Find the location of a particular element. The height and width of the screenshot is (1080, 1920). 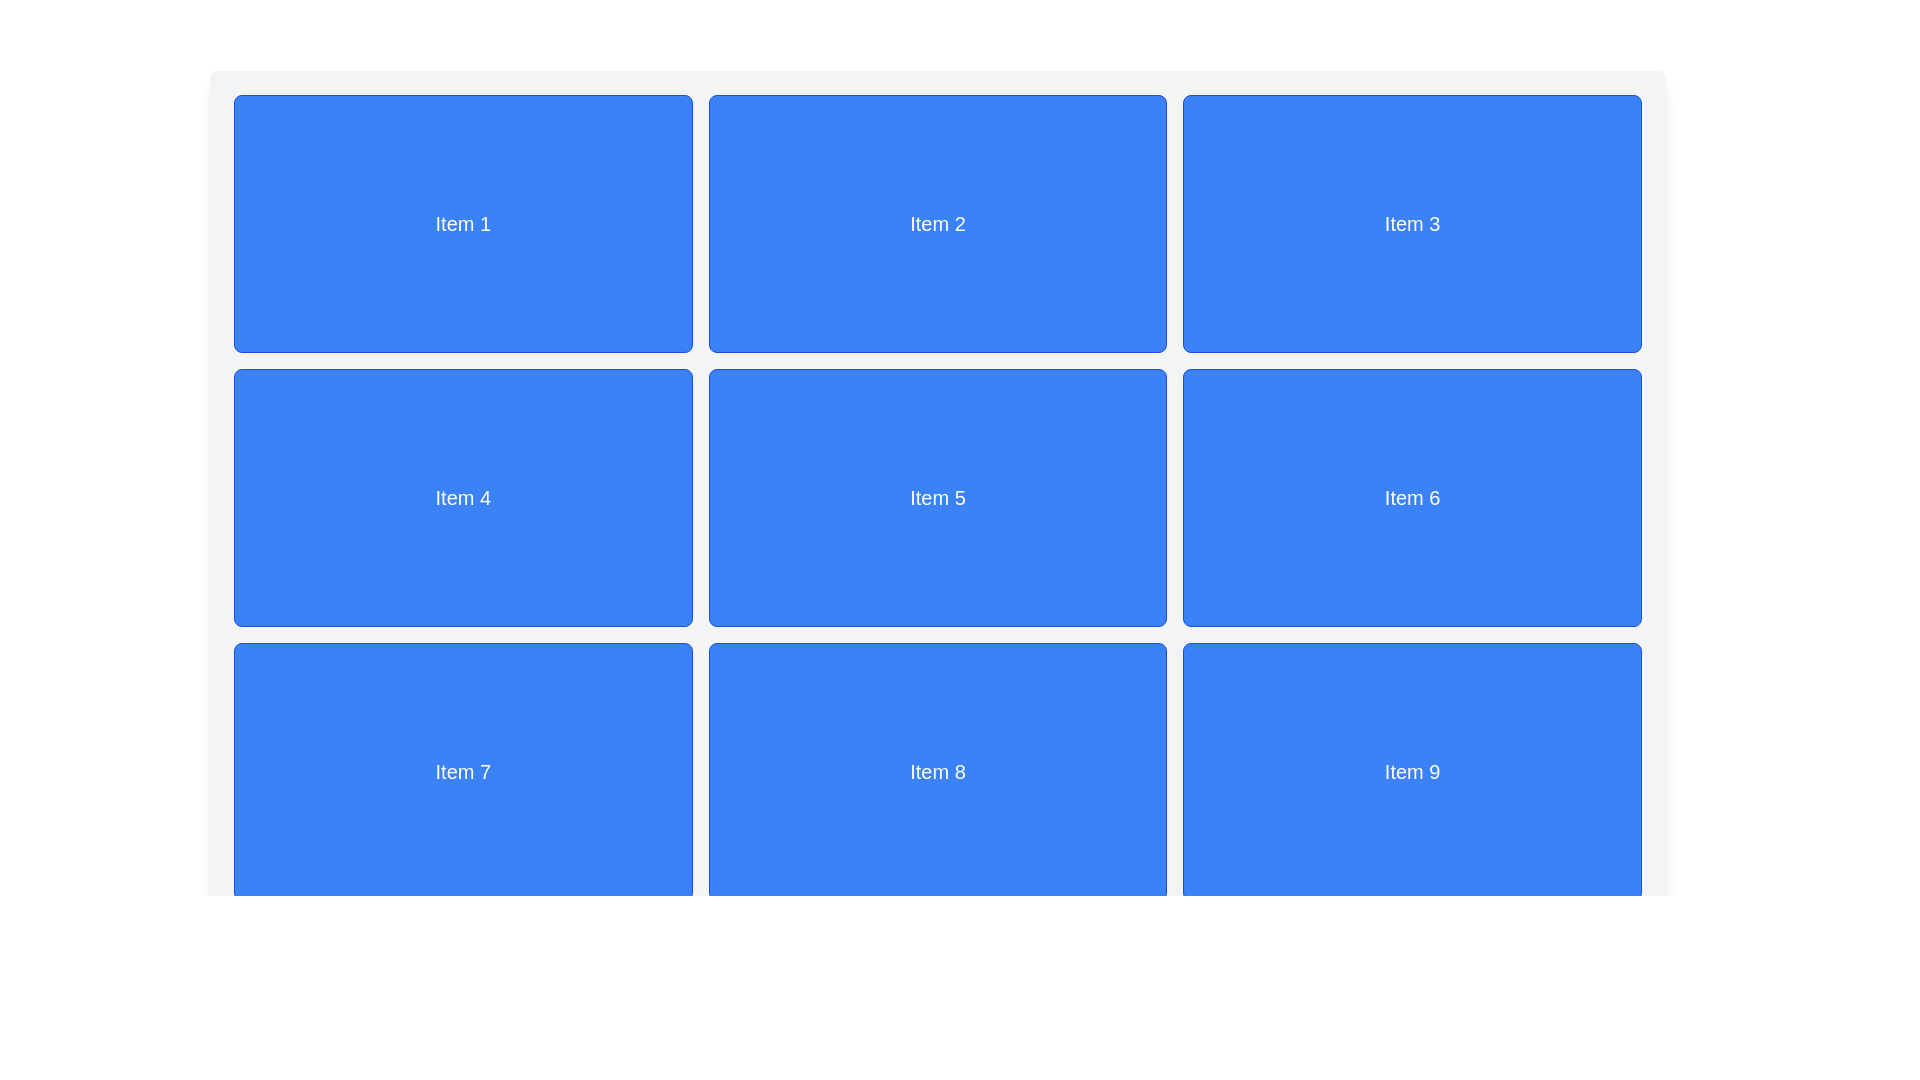

the labeled grid item located in the second row and third column of a 3x3 grid layout, which is situated directly below 'Item 3' and above 'Item 9' is located at coordinates (1411, 496).